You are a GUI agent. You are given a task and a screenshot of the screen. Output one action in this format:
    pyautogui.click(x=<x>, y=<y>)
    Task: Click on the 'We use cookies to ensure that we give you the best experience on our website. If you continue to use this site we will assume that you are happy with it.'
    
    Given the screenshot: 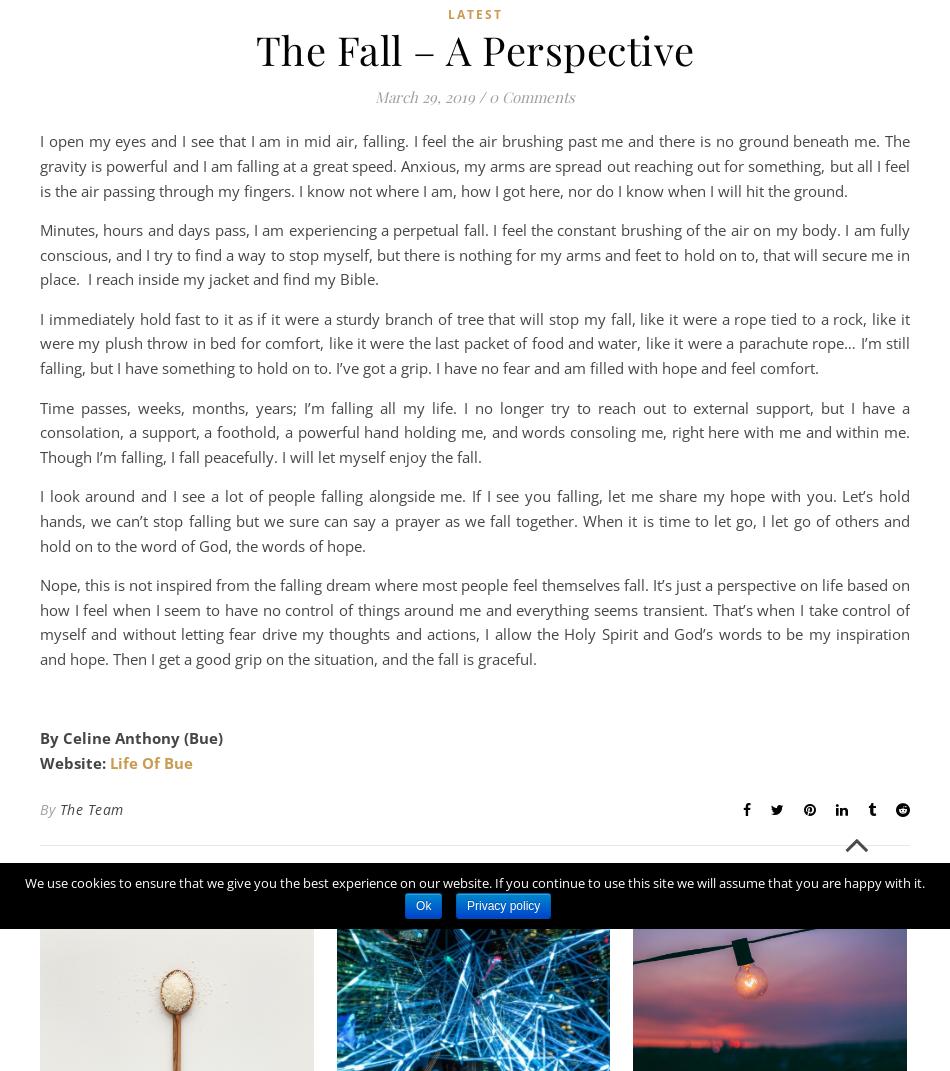 What is the action you would take?
    pyautogui.click(x=475, y=883)
    